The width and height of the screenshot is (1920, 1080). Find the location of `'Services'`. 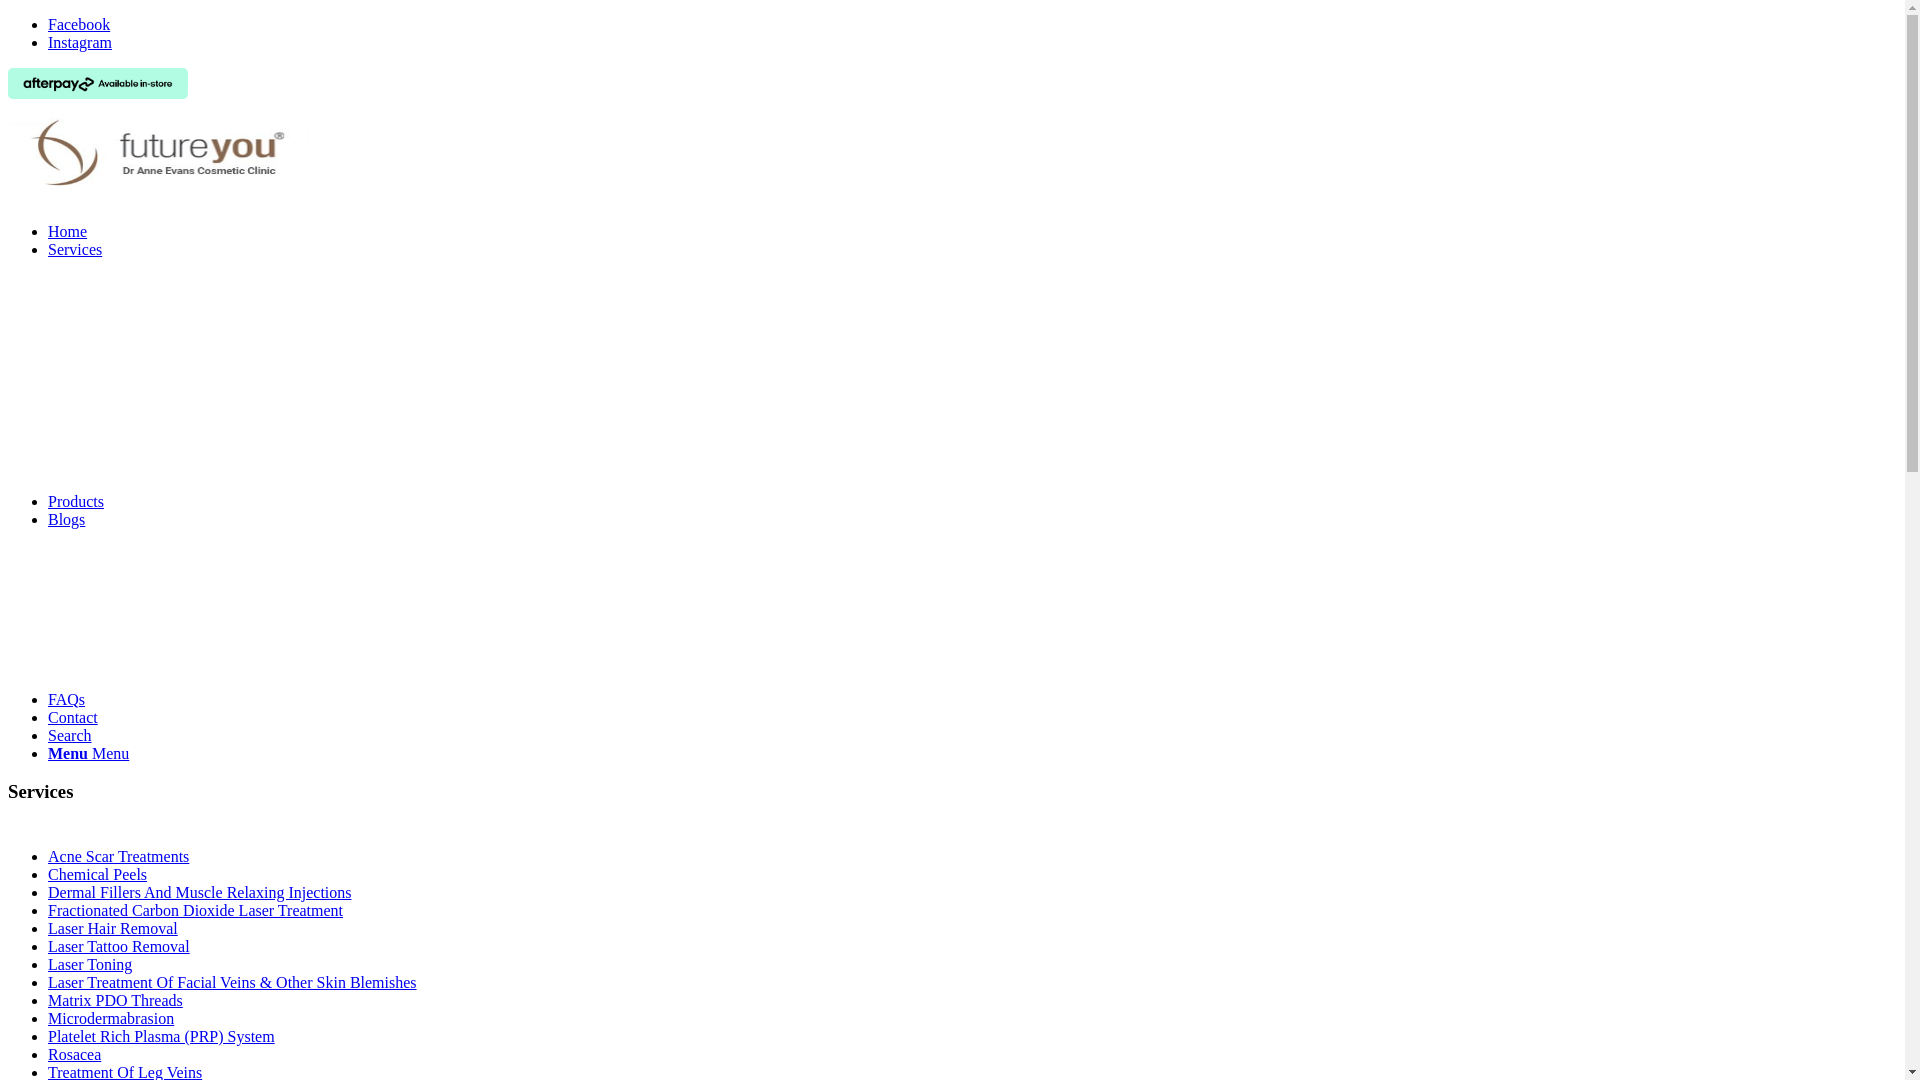

'Services' is located at coordinates (48, 248).